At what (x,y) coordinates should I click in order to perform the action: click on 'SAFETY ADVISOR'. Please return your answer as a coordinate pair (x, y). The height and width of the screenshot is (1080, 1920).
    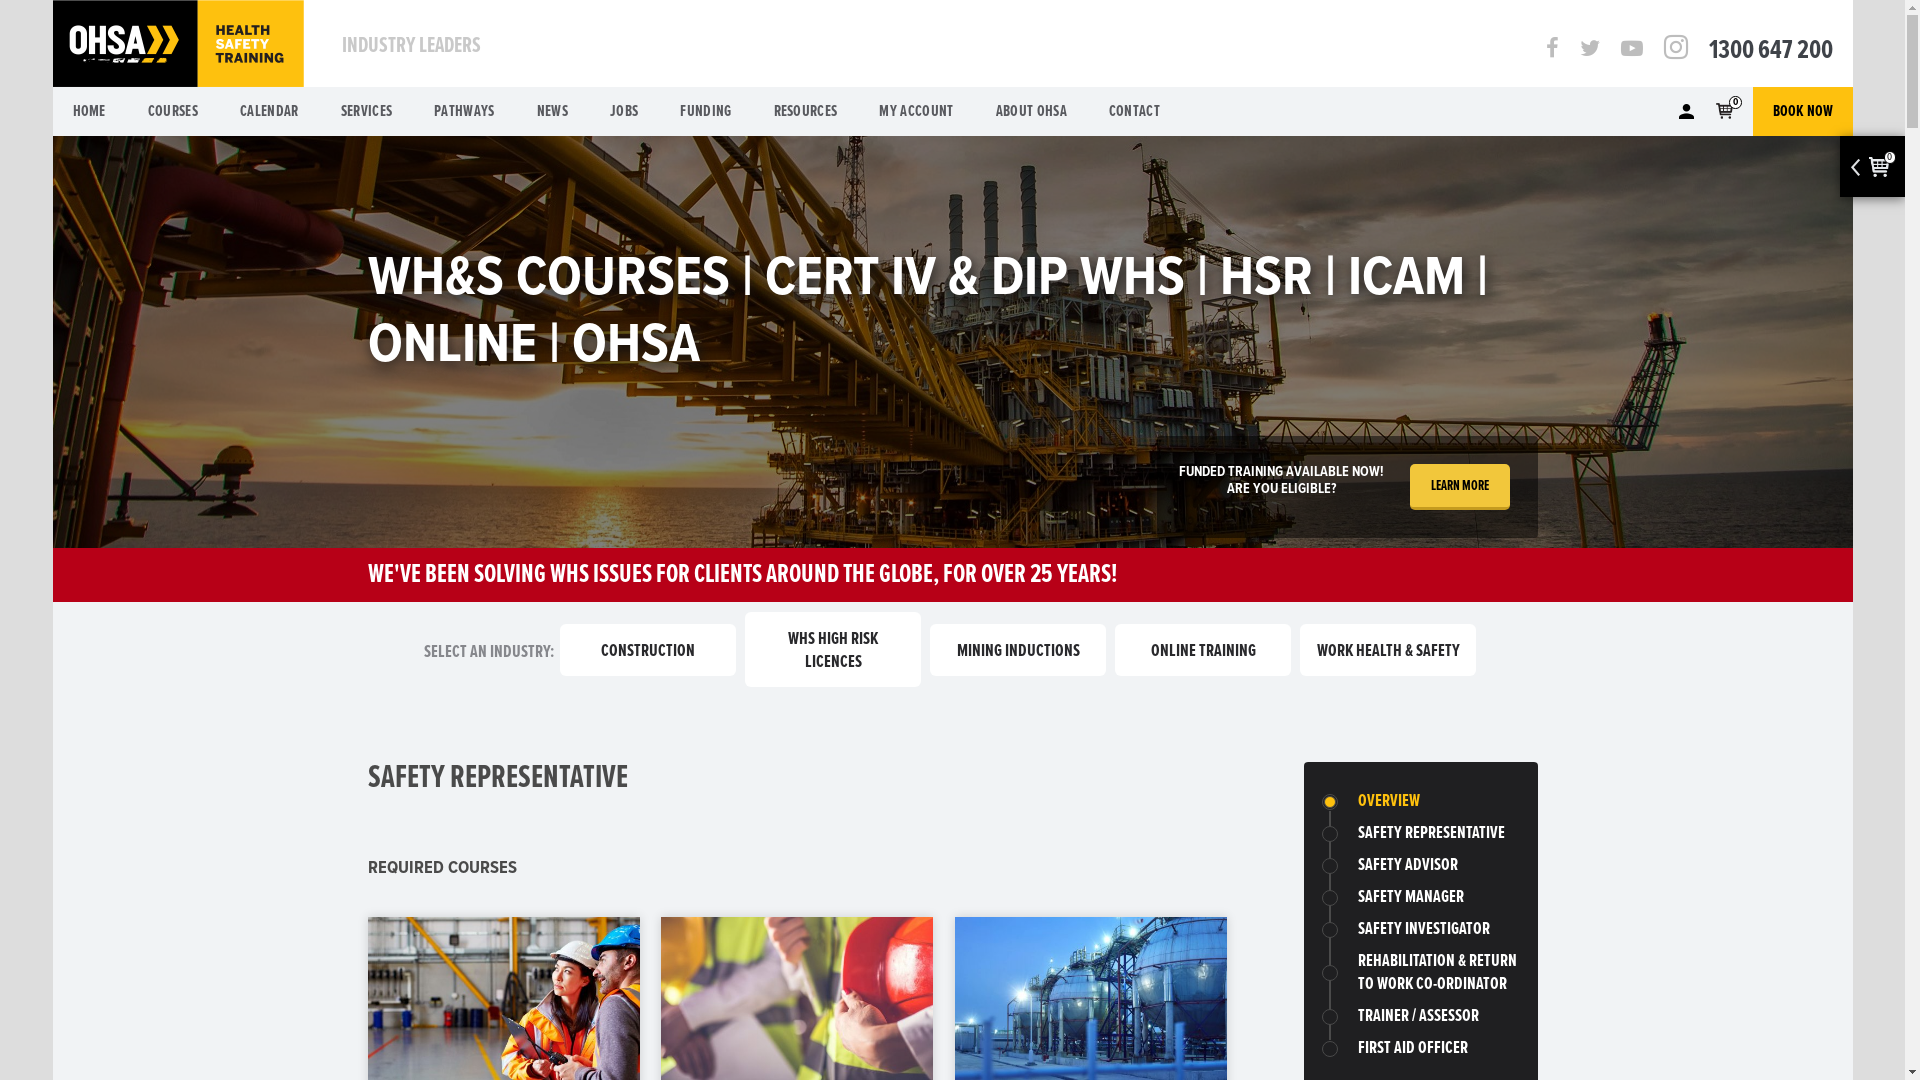
    Looking at the image, I should click on (1406, 864).